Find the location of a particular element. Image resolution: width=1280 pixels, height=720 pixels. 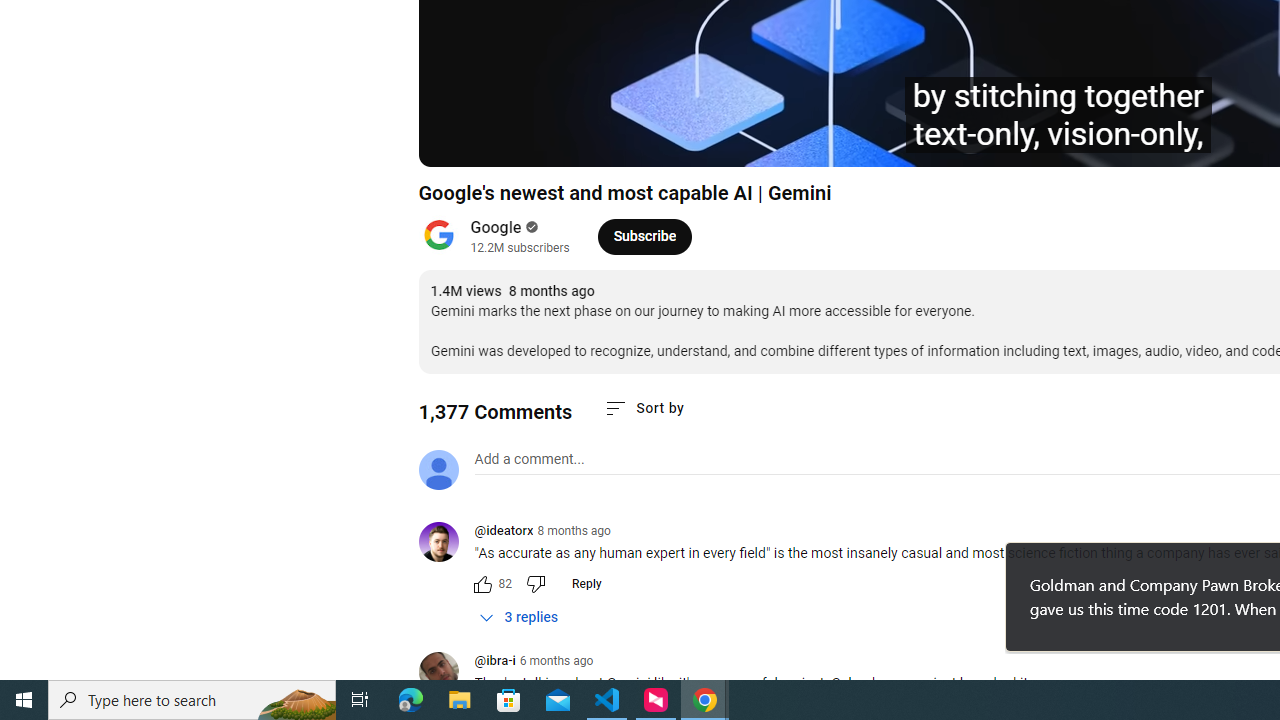

'Reply' is located at coordinates (585, 583).